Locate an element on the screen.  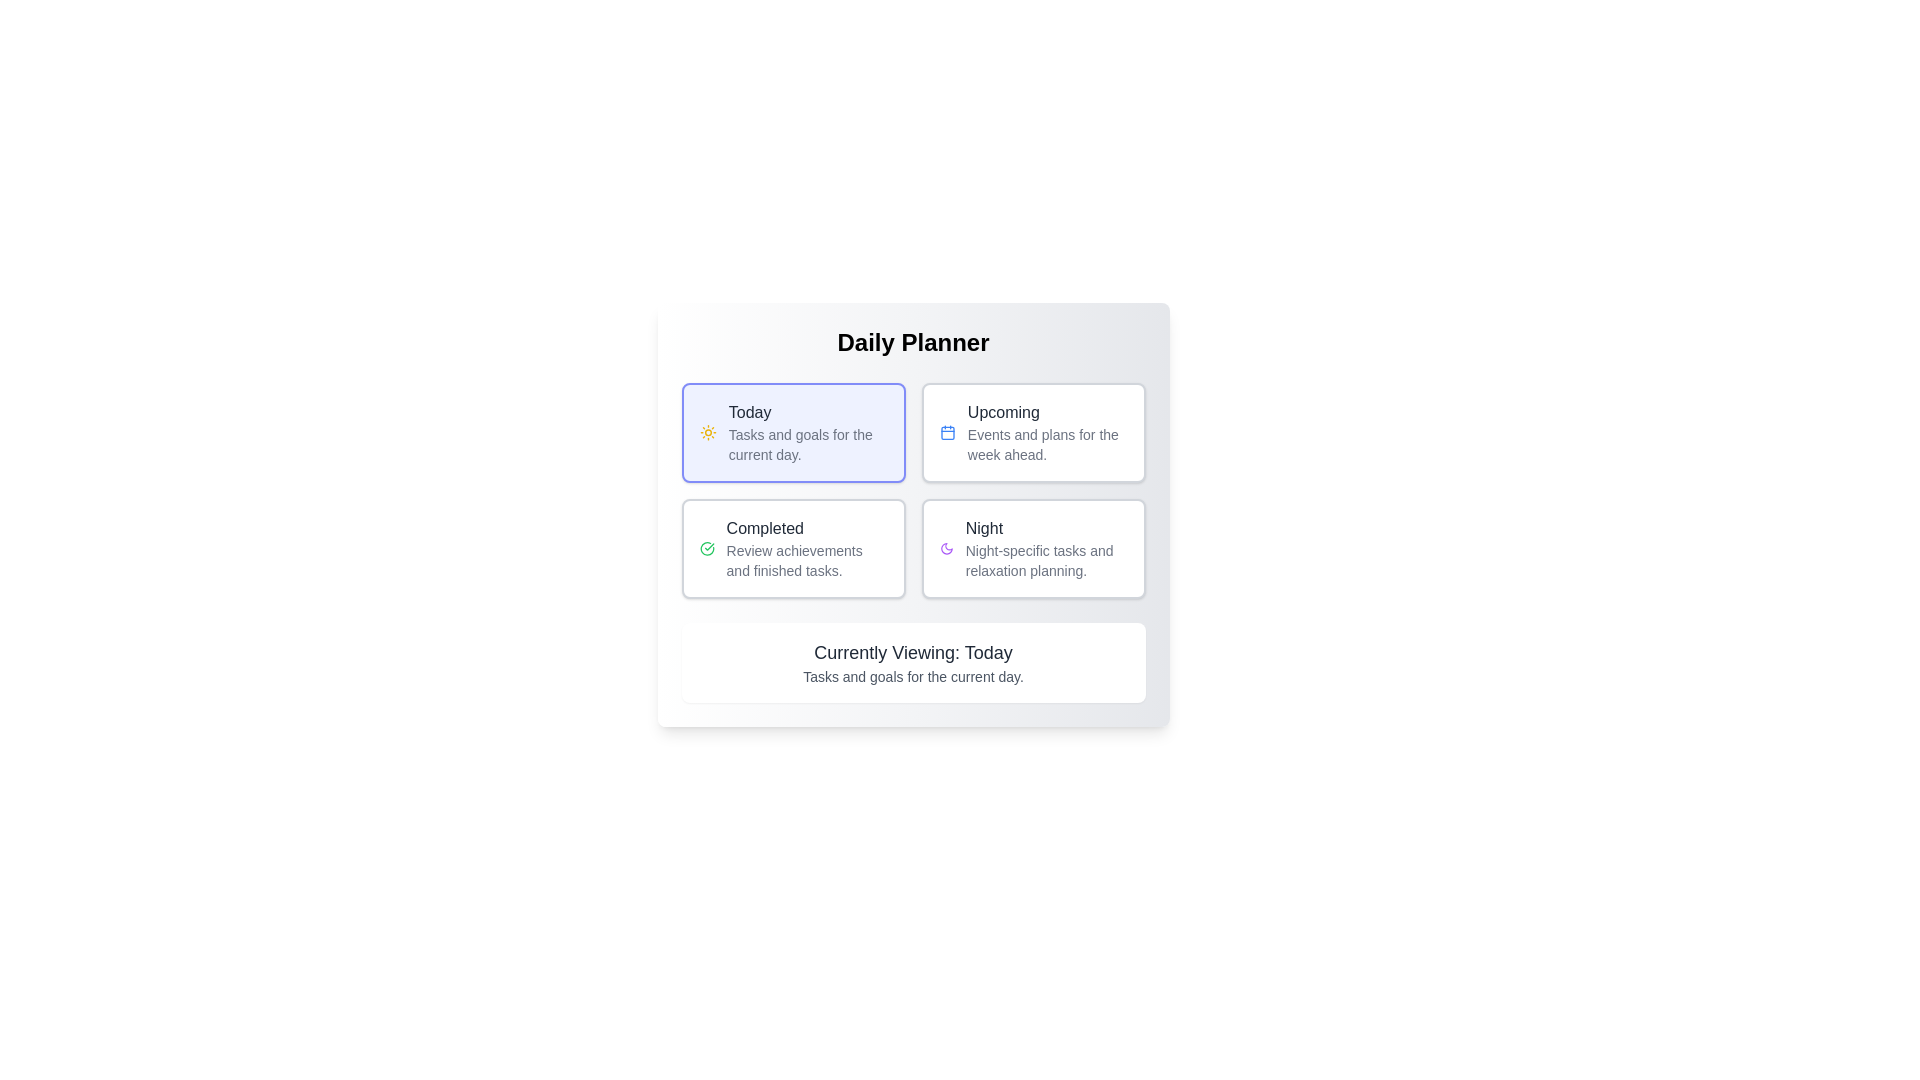
the 'Daily Planner' header text element, which serves as the title for the section is located at coordinates (912, 342).